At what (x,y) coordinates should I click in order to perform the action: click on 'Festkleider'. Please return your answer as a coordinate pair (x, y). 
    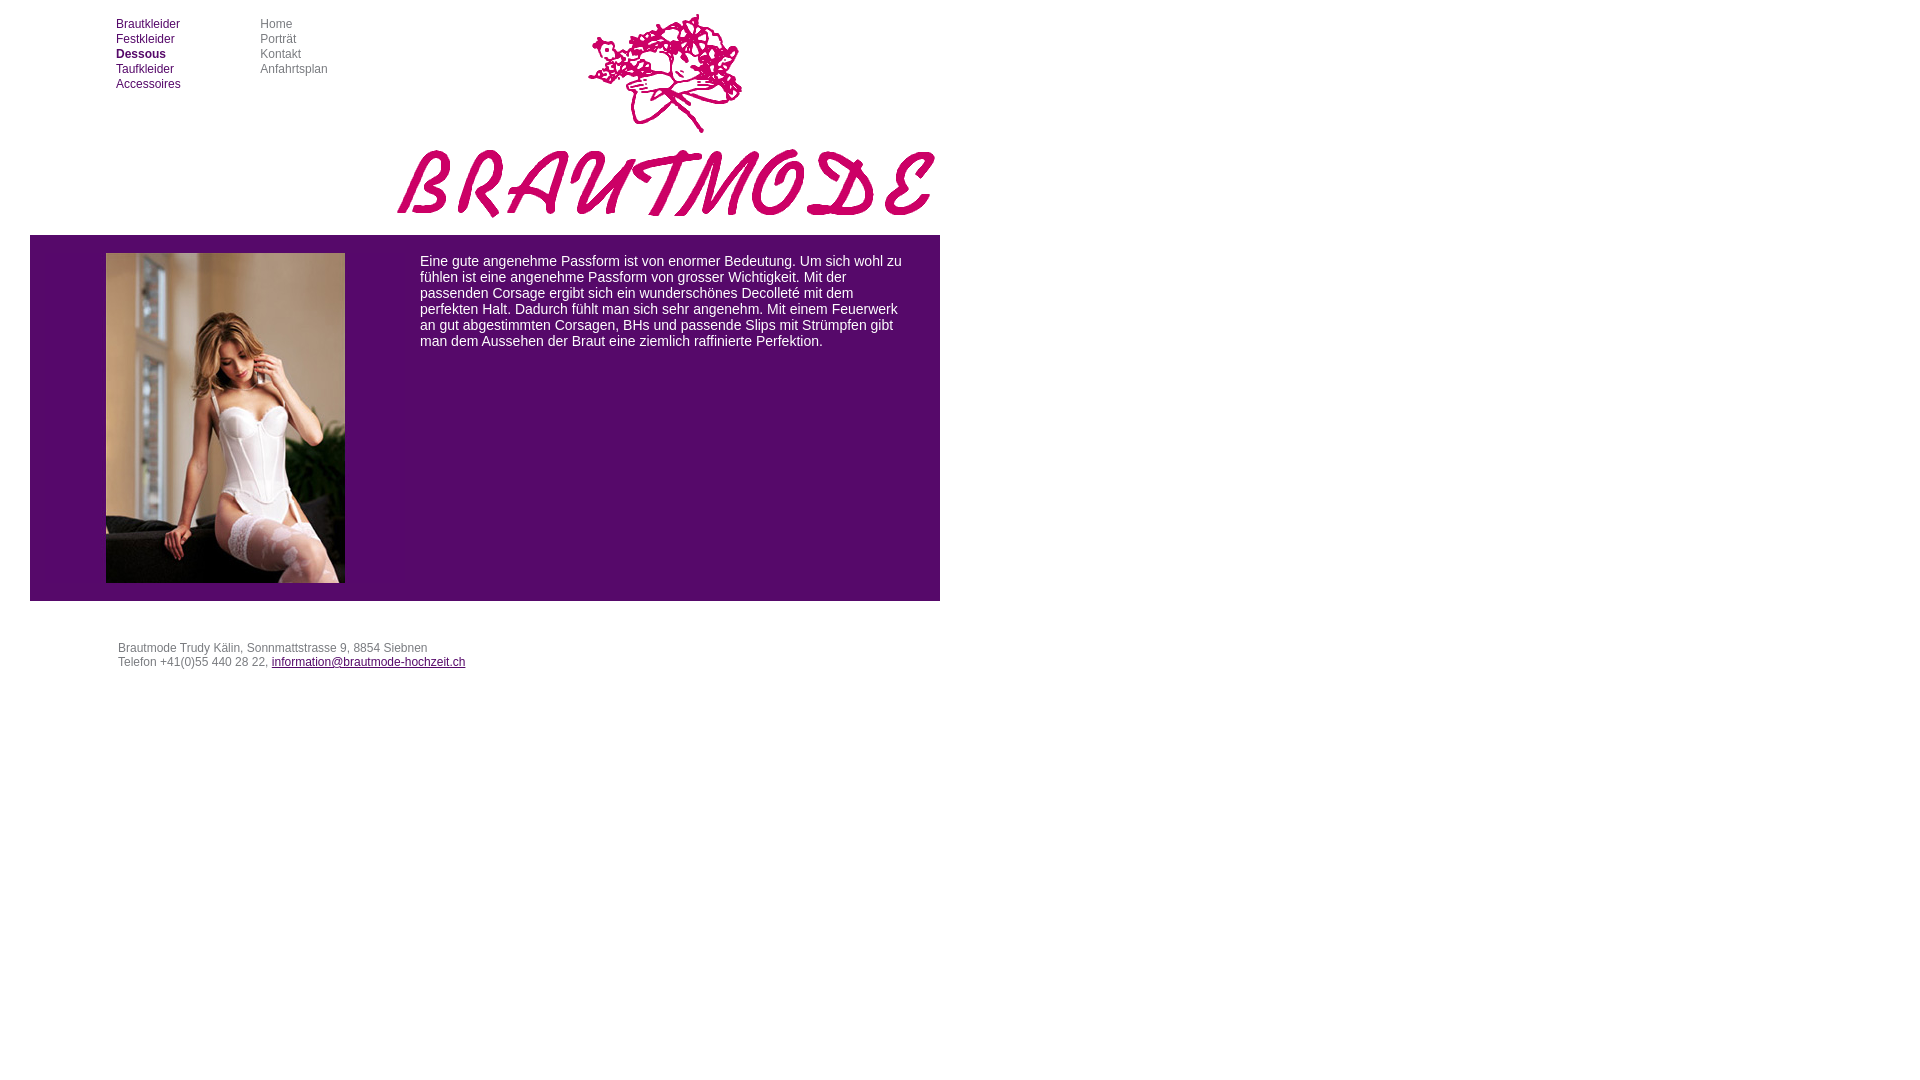
    Looking at the image, I should click on (114, 38).